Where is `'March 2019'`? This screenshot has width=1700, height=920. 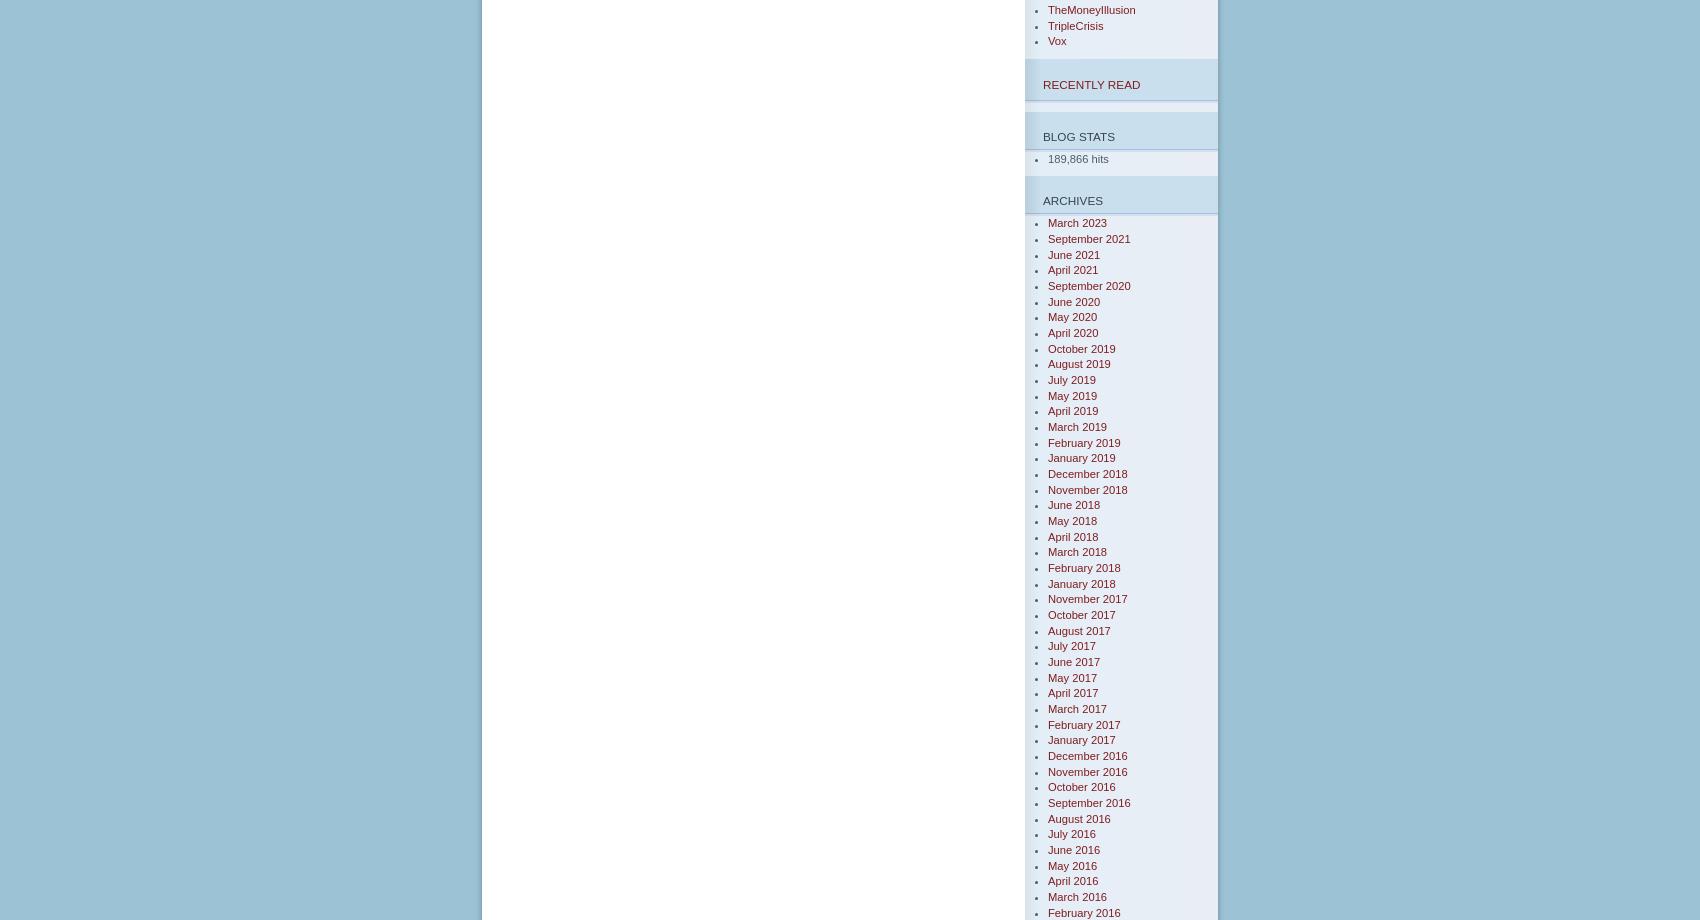
'March 2019' is located at coordinates (1077, 424).